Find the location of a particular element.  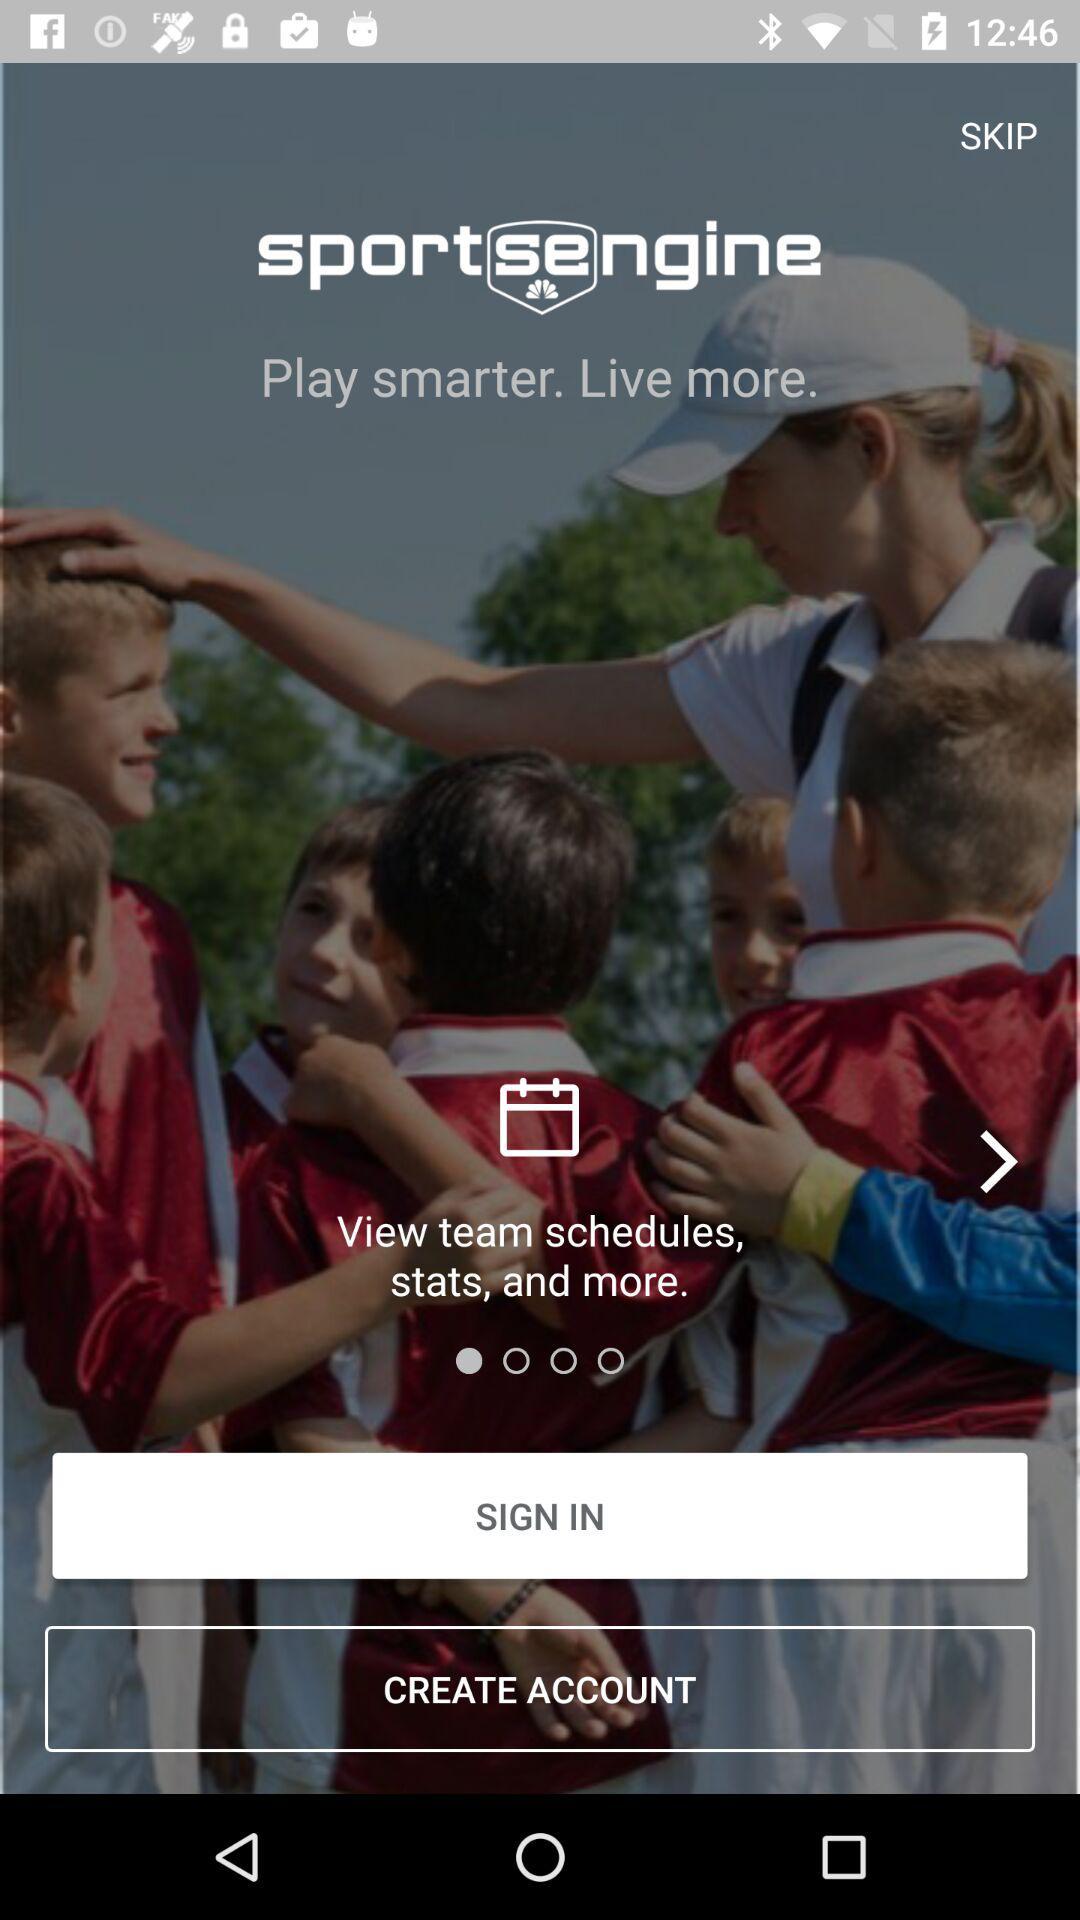

item to the right of the view team schedules icon is located at coordinates (1001, 1161).